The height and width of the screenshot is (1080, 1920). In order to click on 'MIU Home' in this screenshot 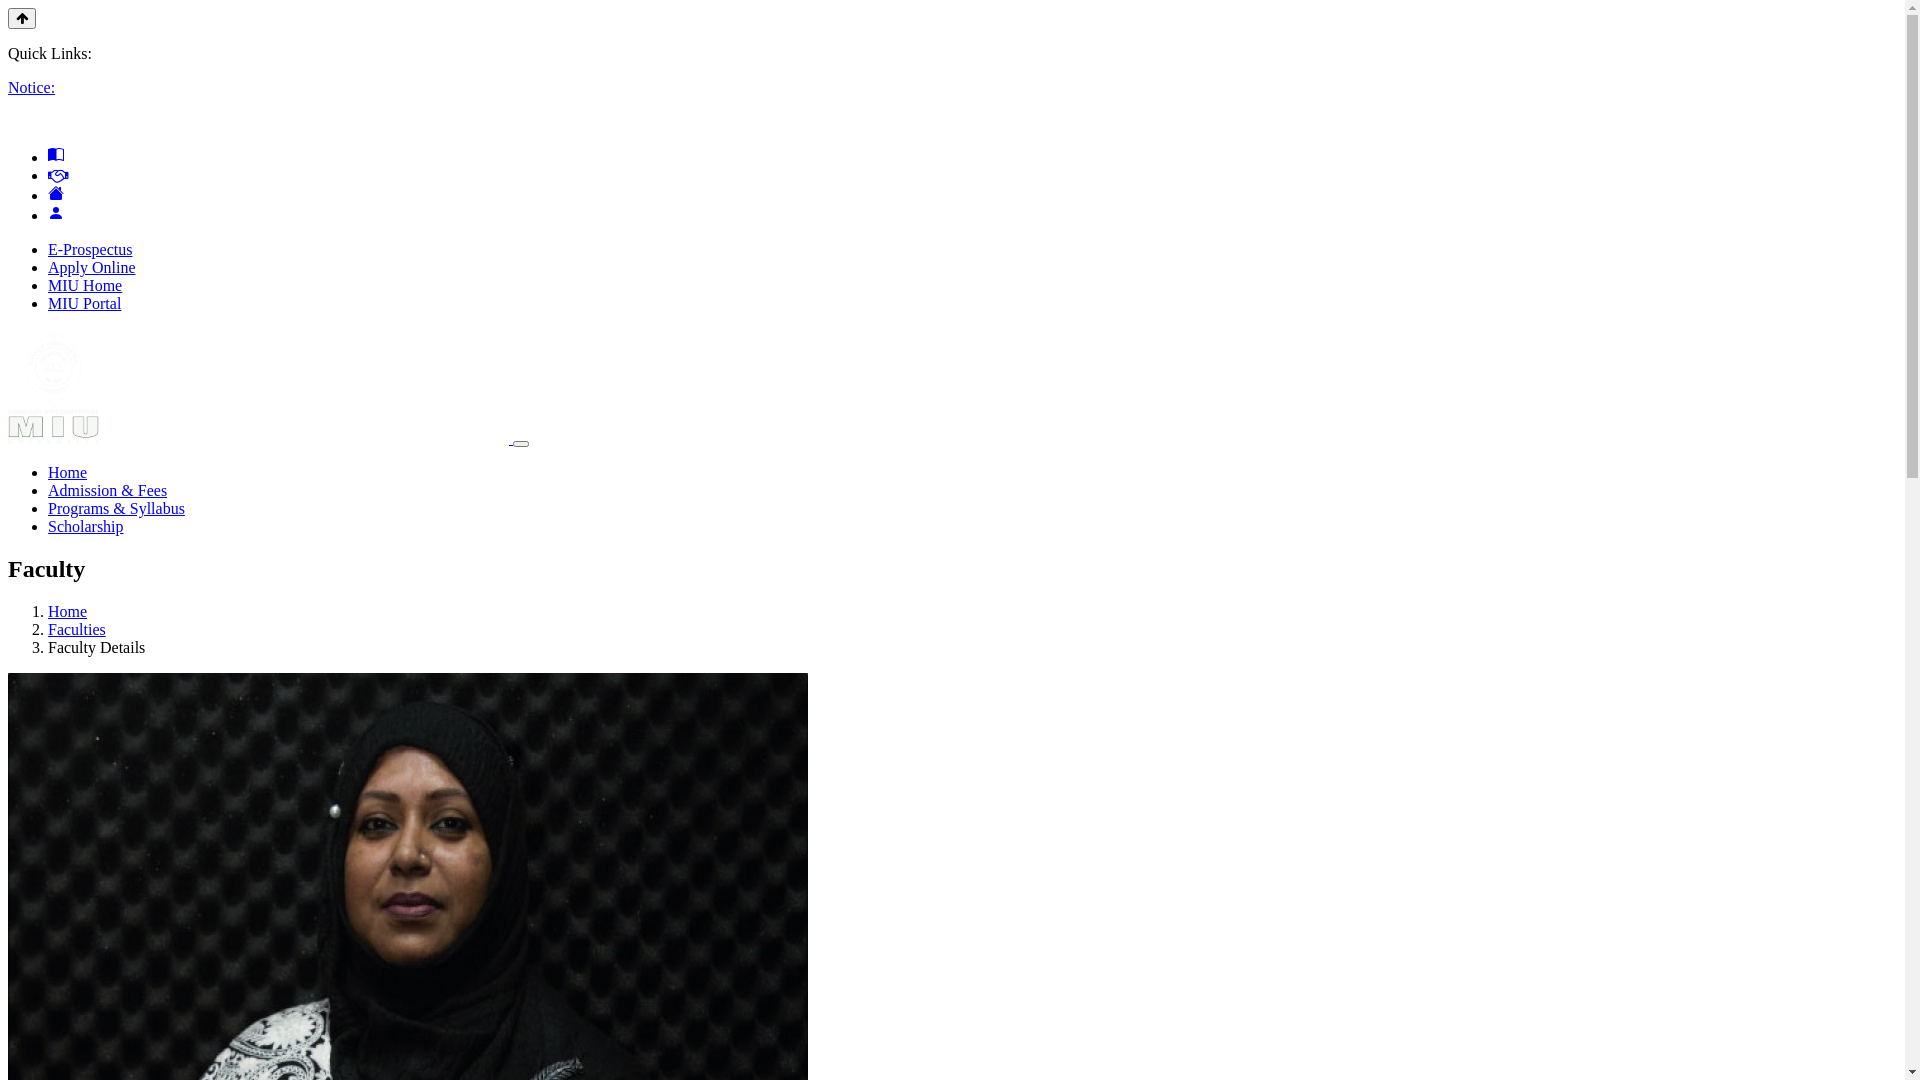, I will do `click(84, 285)`.